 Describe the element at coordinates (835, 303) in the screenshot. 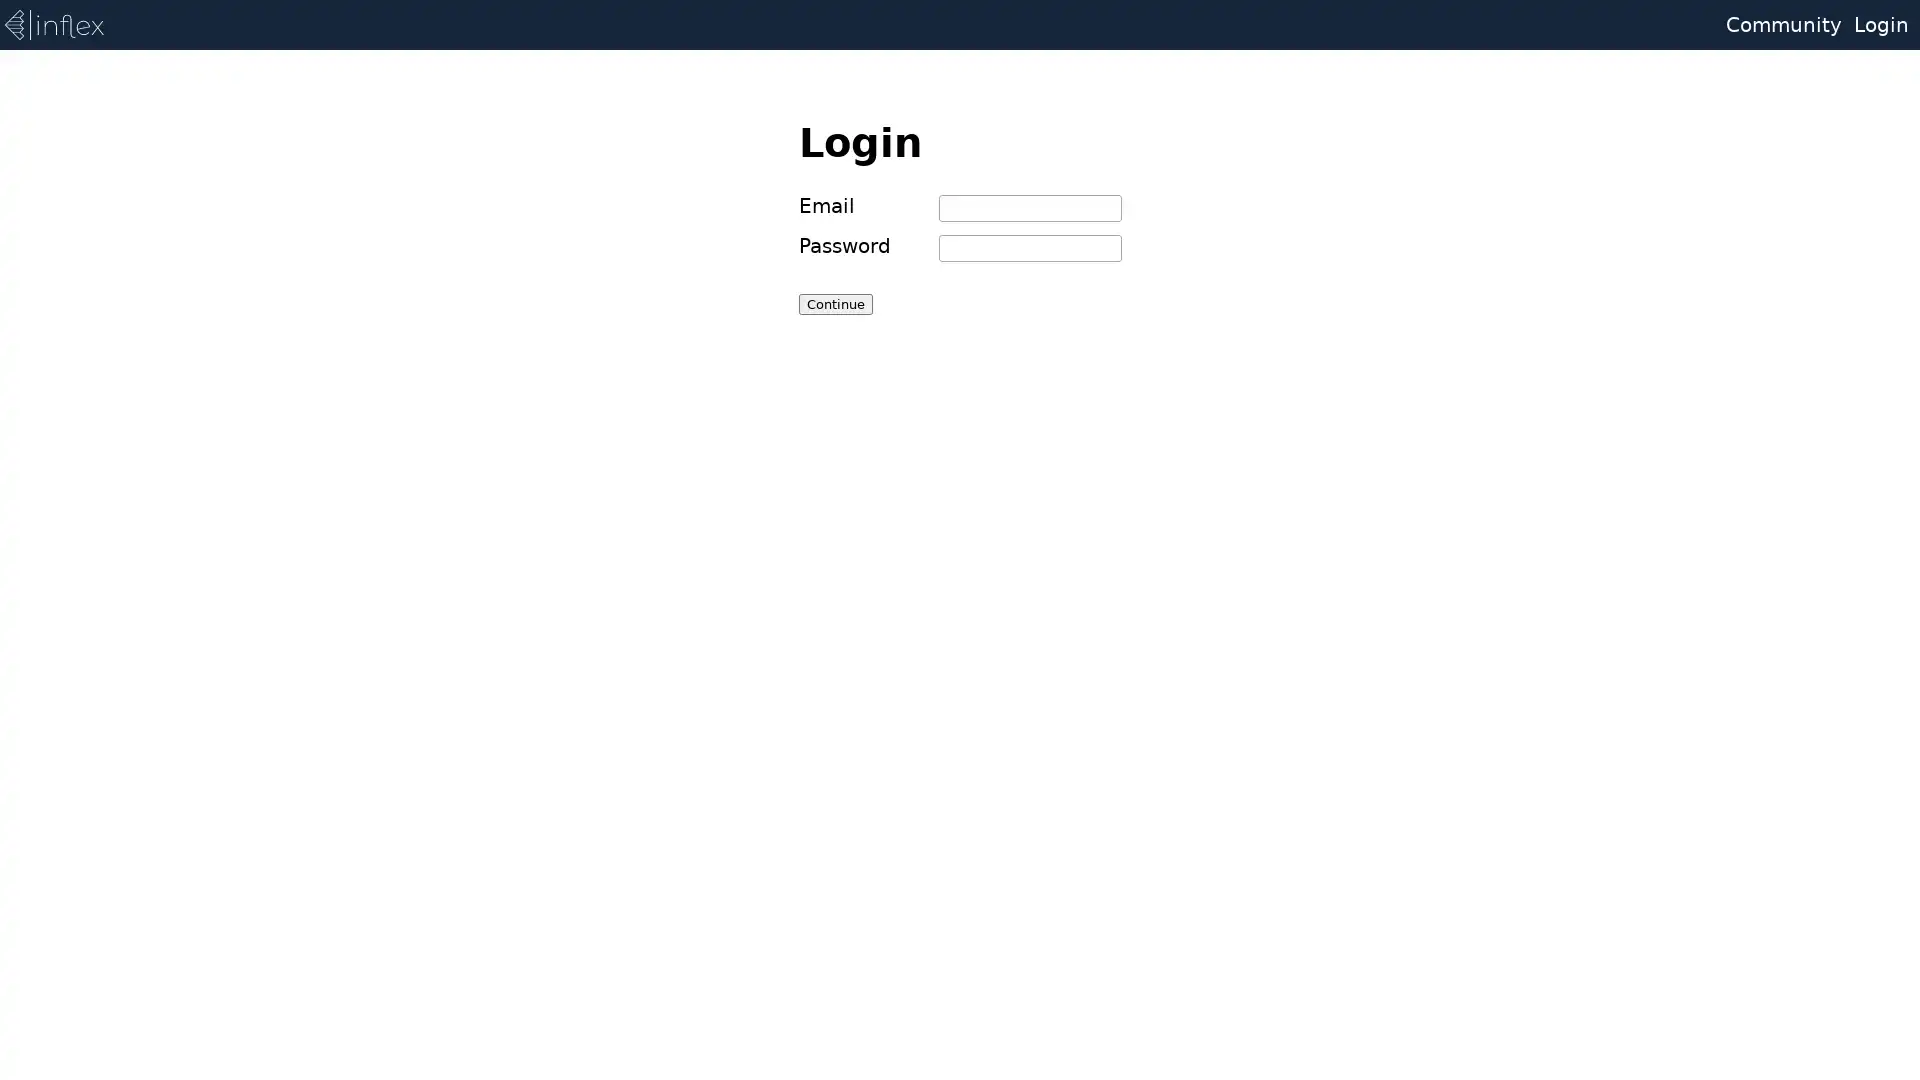

I see `Continue` at that location.